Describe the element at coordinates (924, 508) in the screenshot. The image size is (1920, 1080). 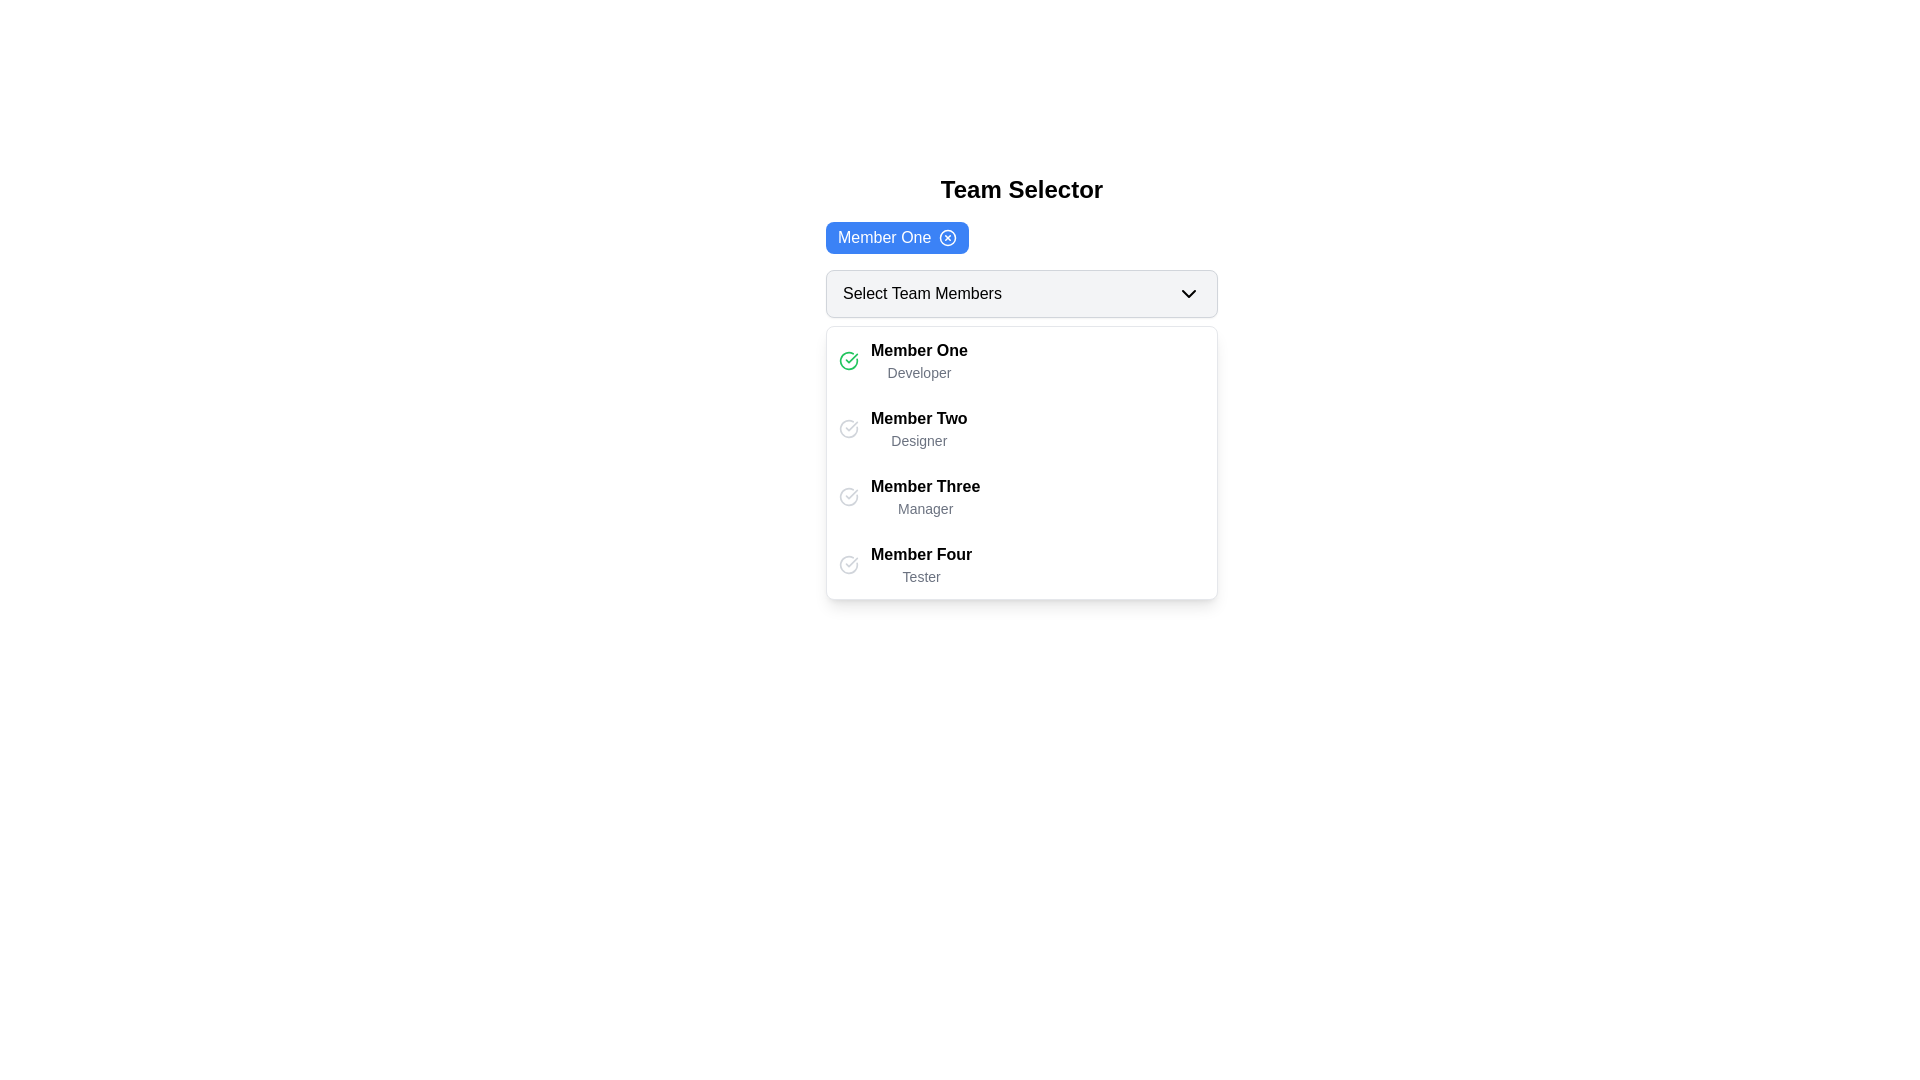
I see `the text label indicating the role or attributes of 'Member Three' located below the main text in the dropdown menu` at that location.